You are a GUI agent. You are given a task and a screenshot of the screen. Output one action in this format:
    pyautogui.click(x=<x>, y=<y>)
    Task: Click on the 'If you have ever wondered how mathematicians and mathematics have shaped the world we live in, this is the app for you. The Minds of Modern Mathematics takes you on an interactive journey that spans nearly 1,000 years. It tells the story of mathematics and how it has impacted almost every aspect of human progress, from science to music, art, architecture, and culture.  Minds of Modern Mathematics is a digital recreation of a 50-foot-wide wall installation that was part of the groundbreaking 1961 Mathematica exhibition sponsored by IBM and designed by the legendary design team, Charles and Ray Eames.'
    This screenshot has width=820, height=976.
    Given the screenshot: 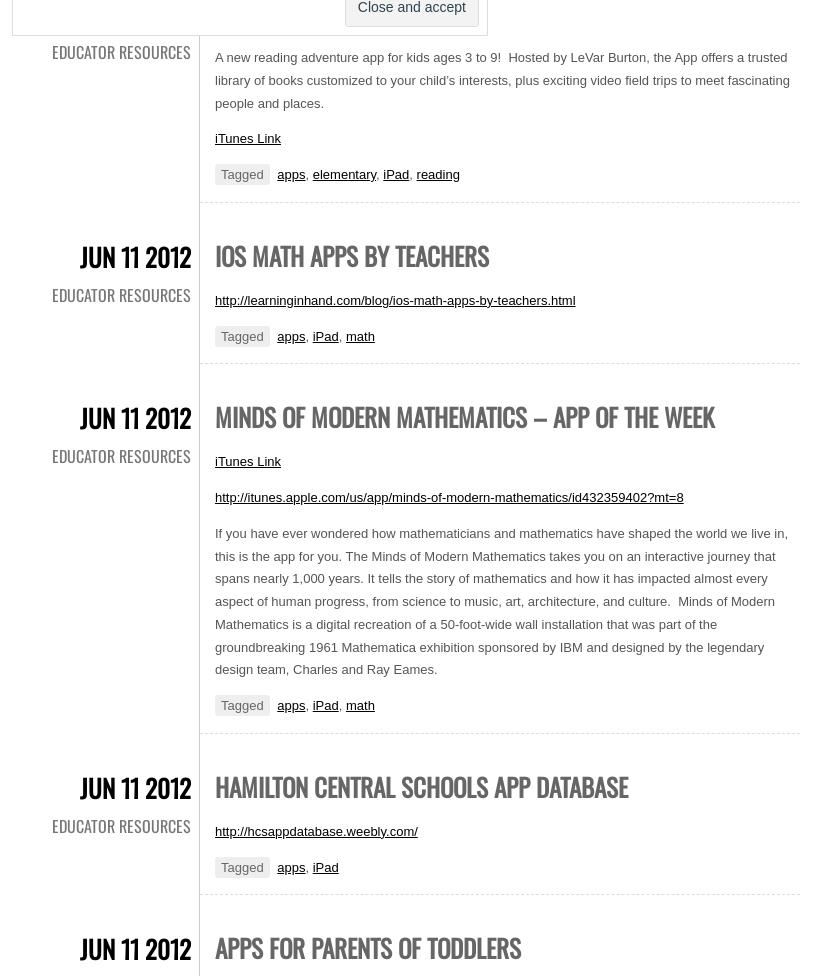 What is the action you would take?
    pyautogui.click(x=501, y=601)
    